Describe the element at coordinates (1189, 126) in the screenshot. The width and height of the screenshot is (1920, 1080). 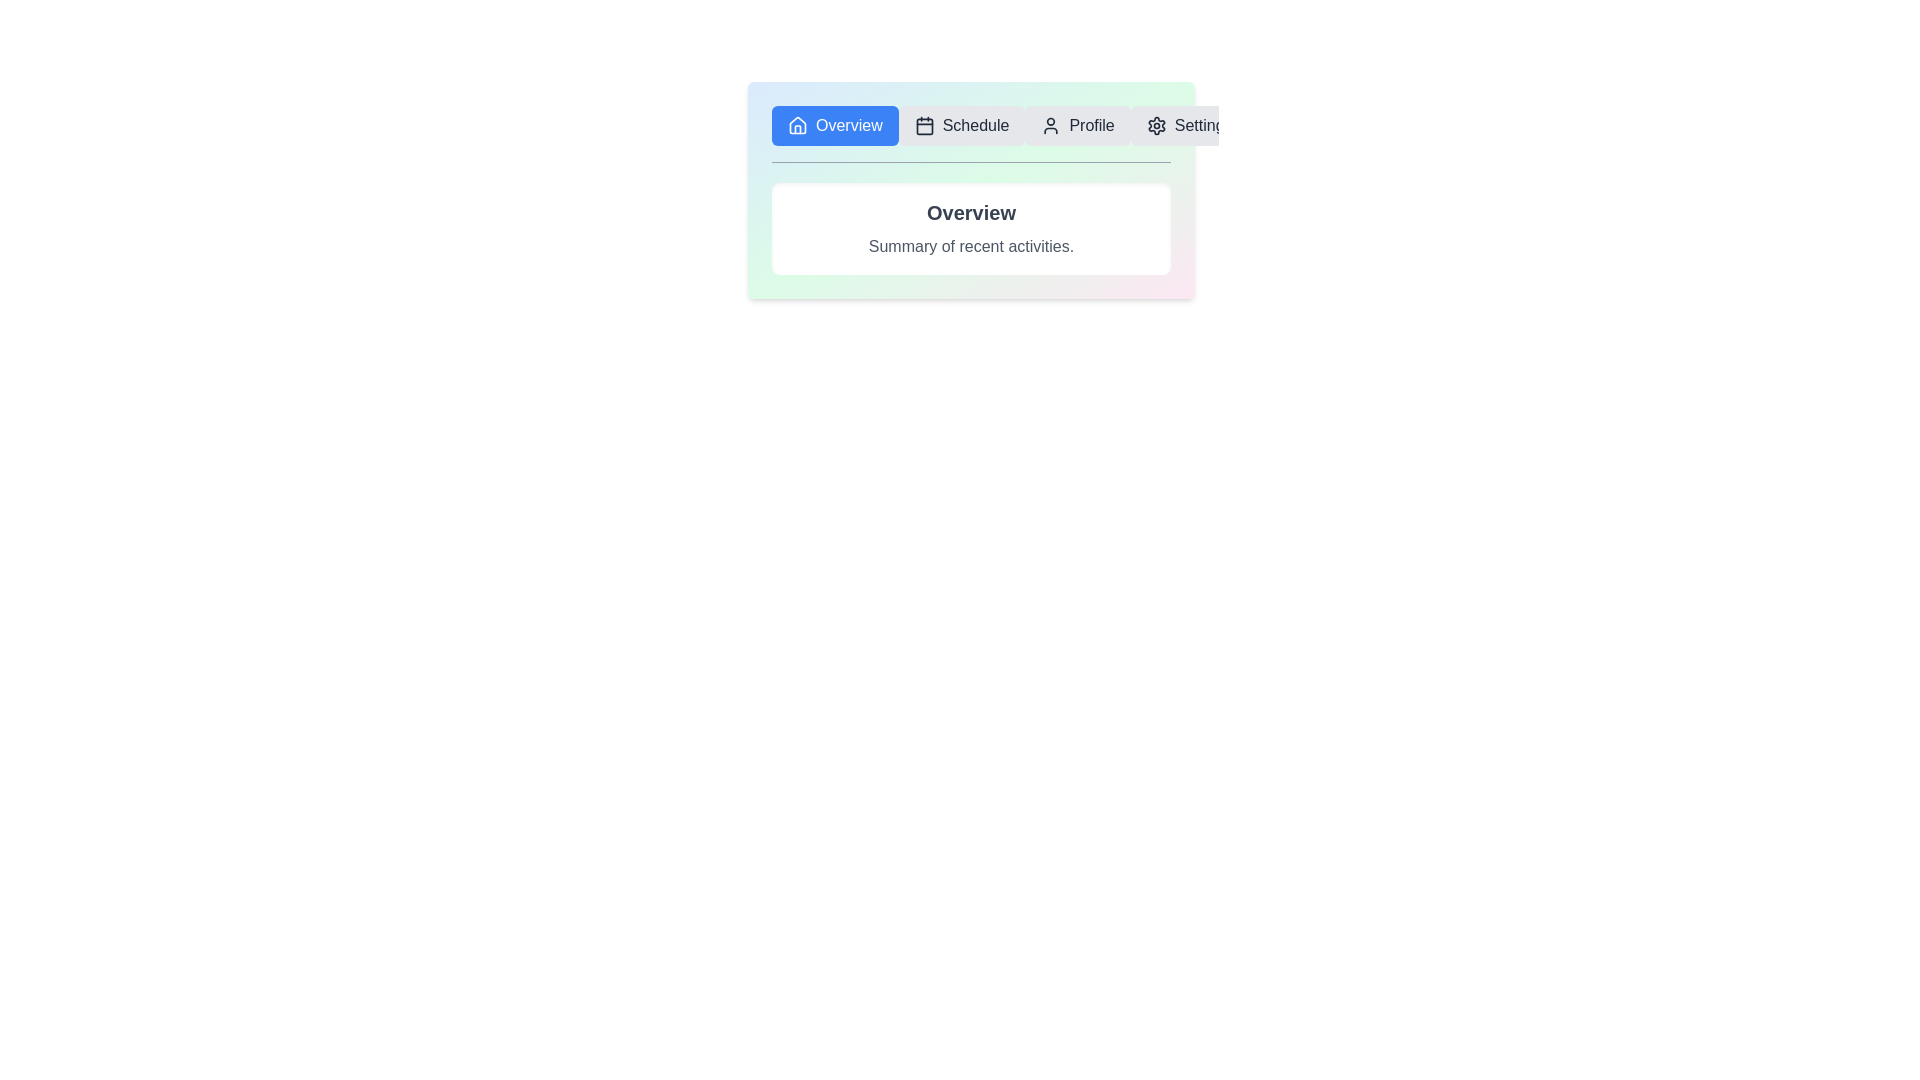
I see `the tab labeled Settings` at that location.